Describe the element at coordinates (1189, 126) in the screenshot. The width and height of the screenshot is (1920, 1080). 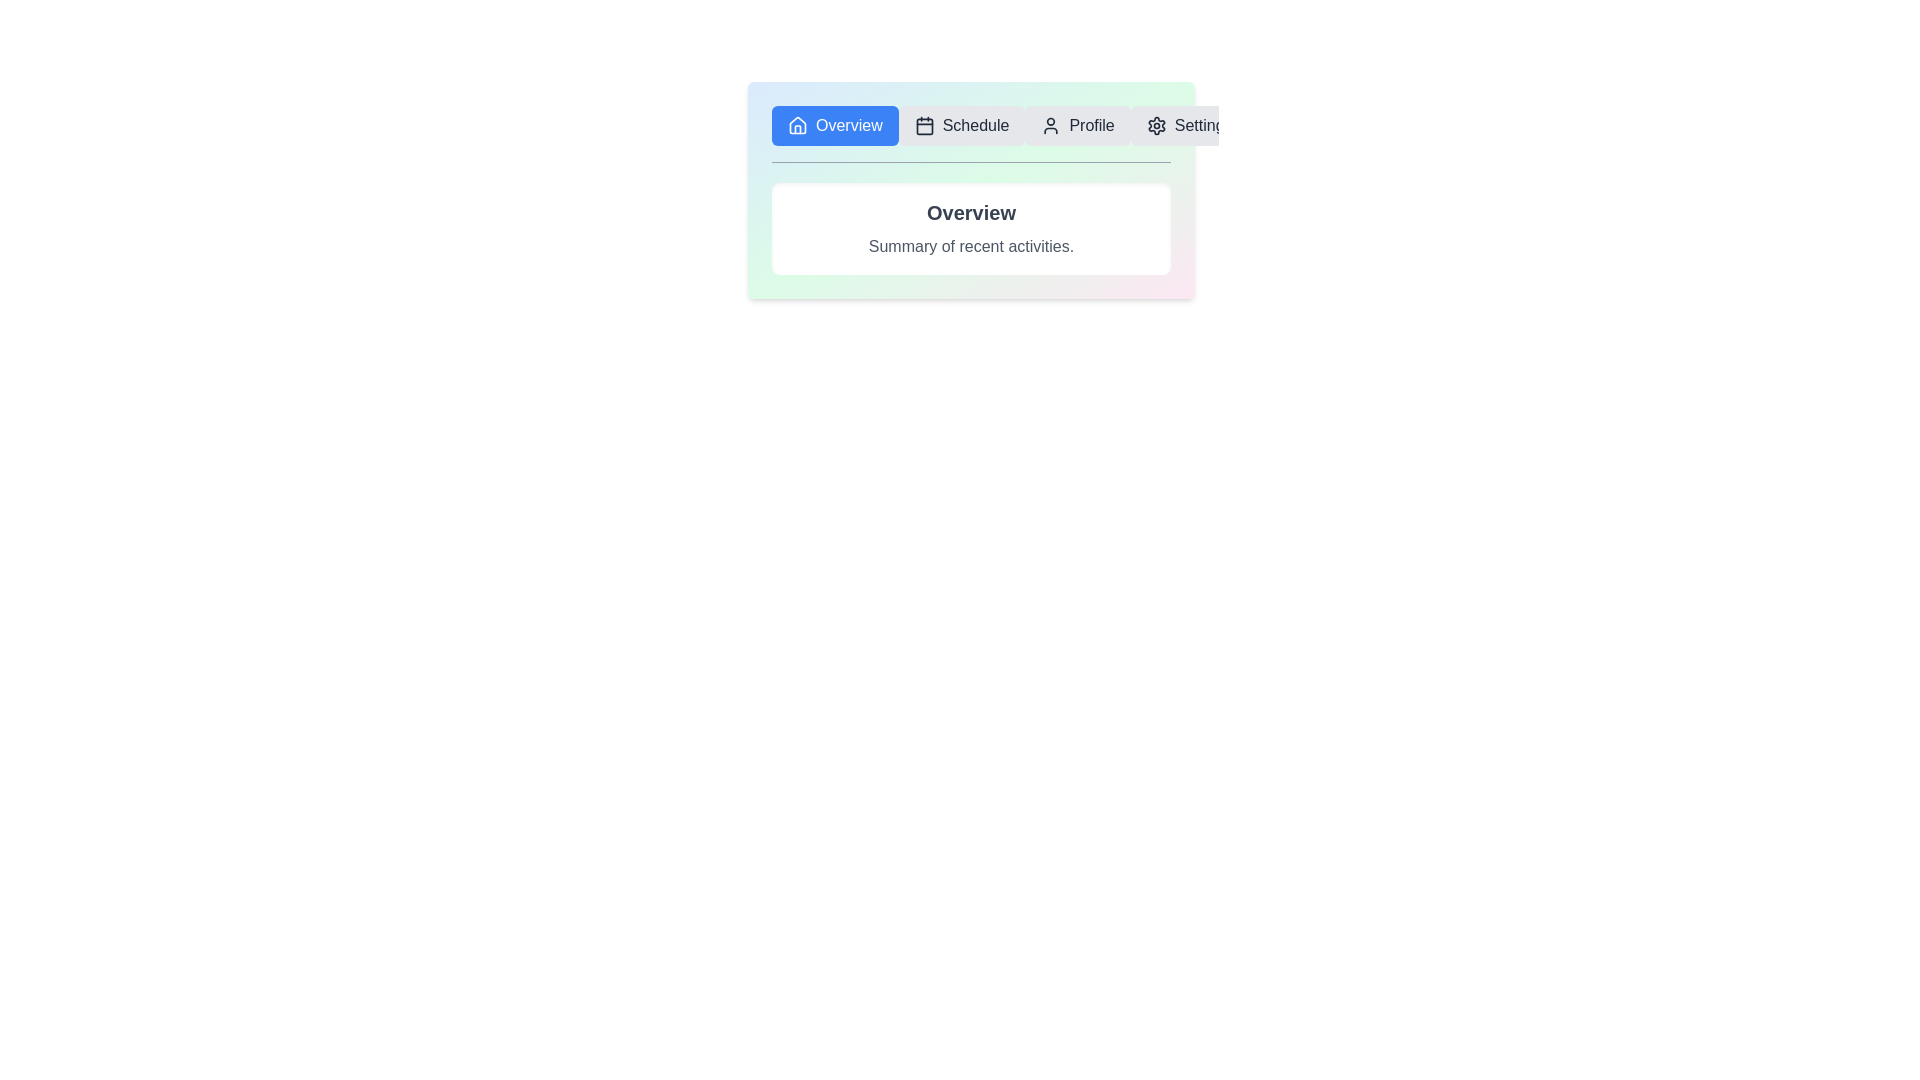
I see `the tab labeled Settings` at that location.